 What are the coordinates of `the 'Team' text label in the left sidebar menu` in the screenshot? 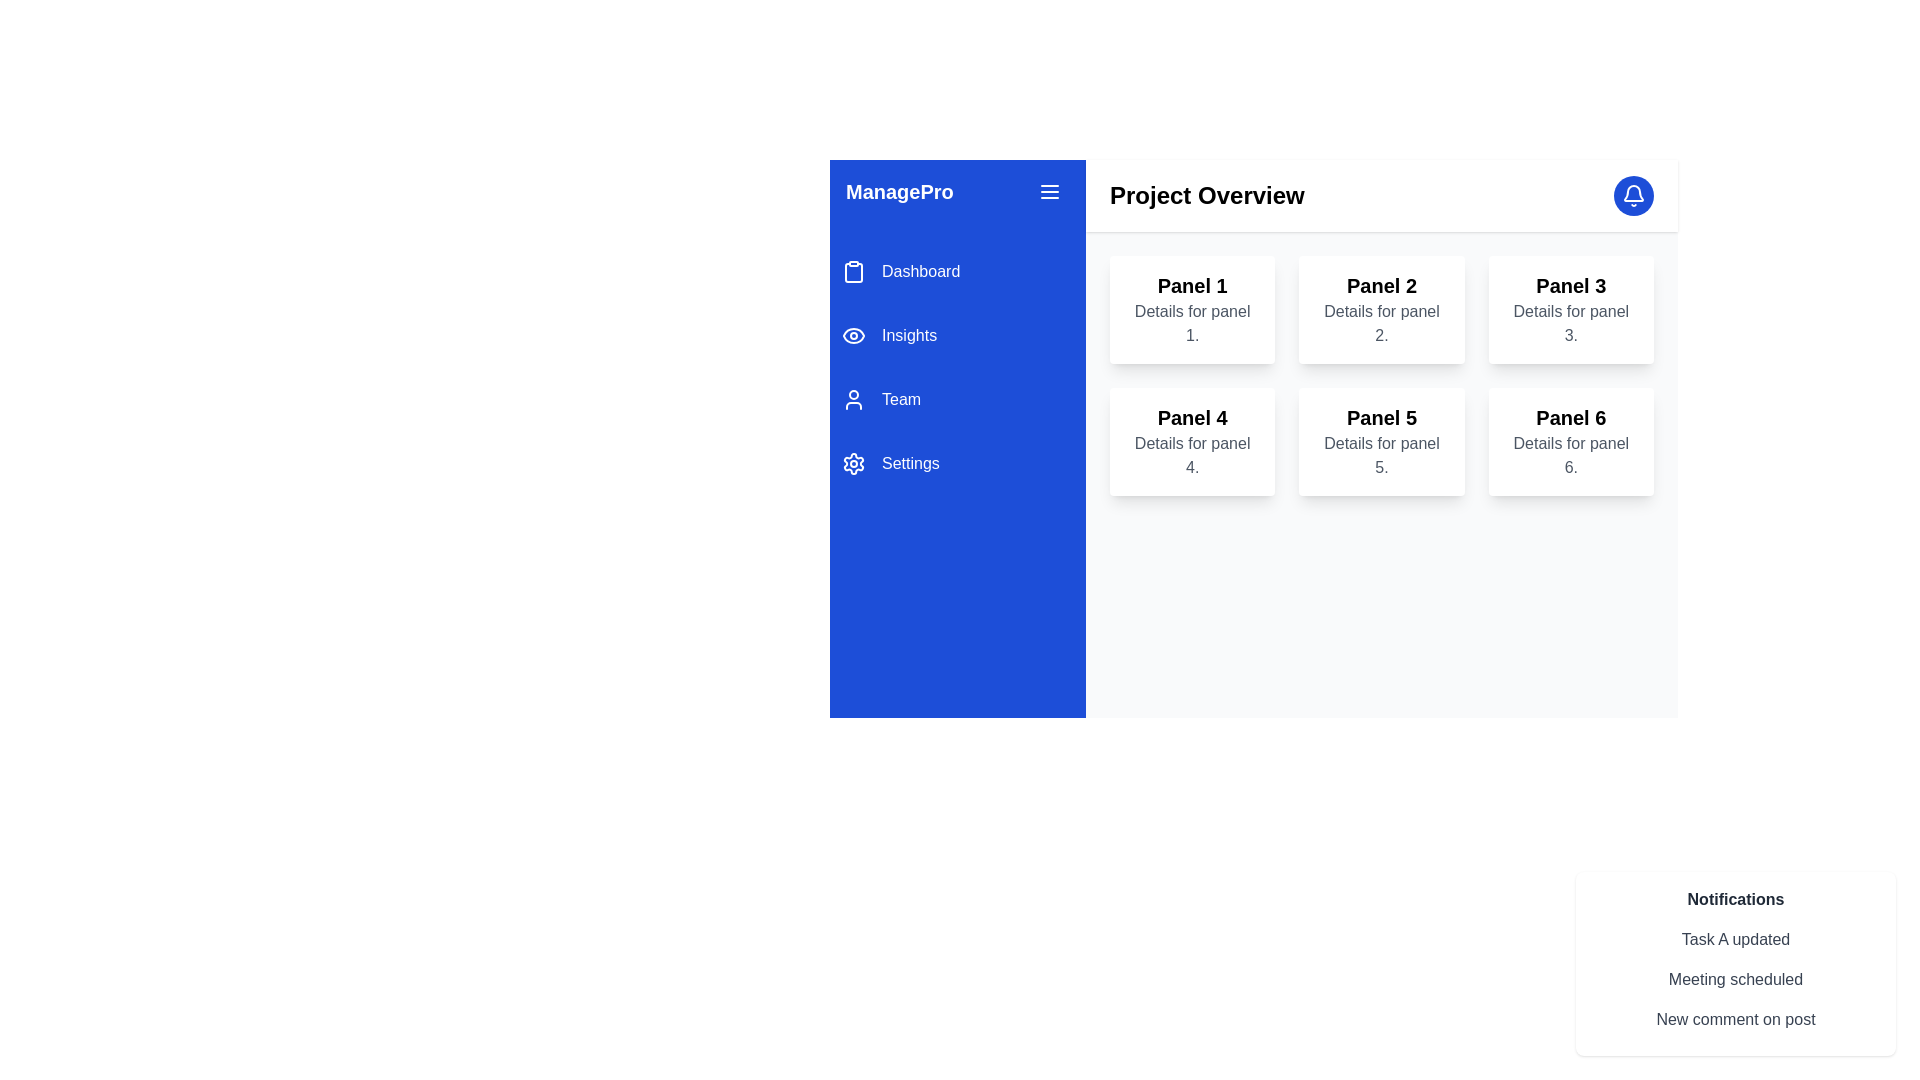 It's located at (900, 400).